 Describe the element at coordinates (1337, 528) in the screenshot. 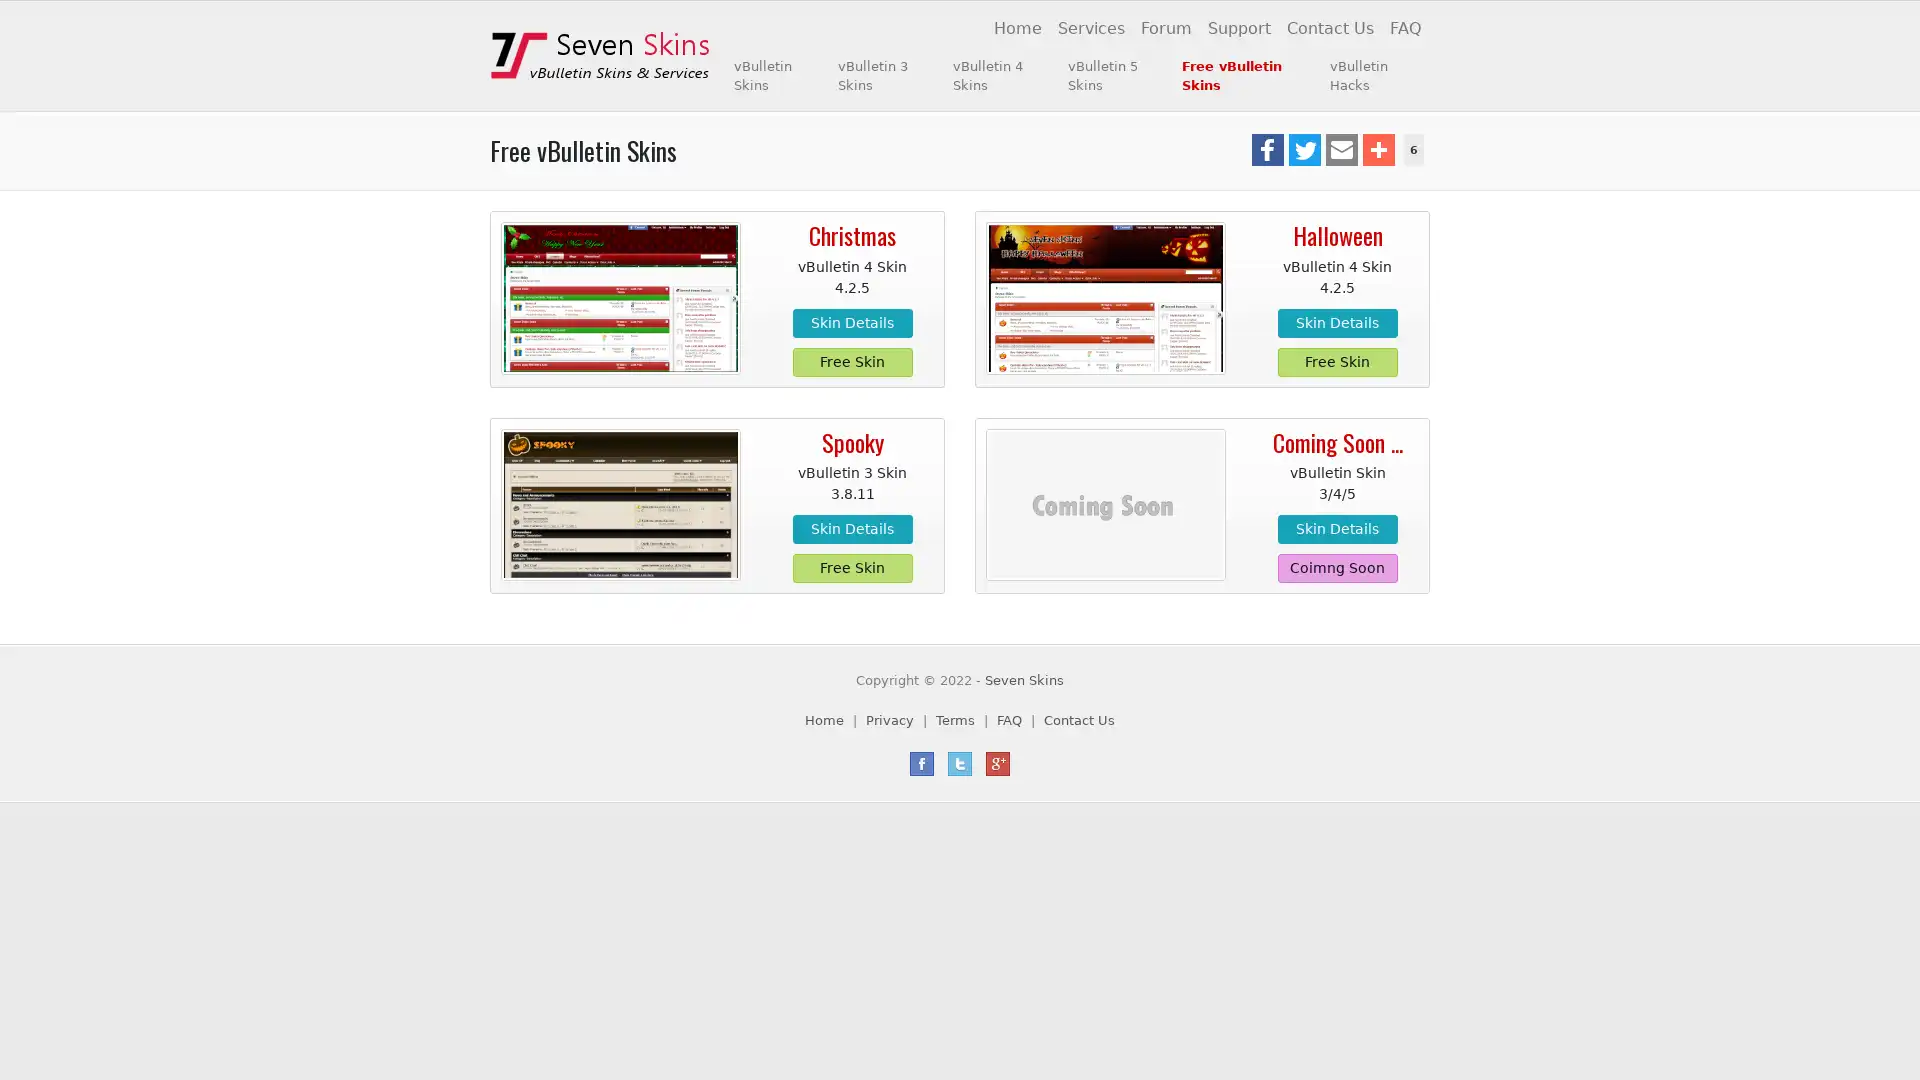

I see `Skin Details` at that location.